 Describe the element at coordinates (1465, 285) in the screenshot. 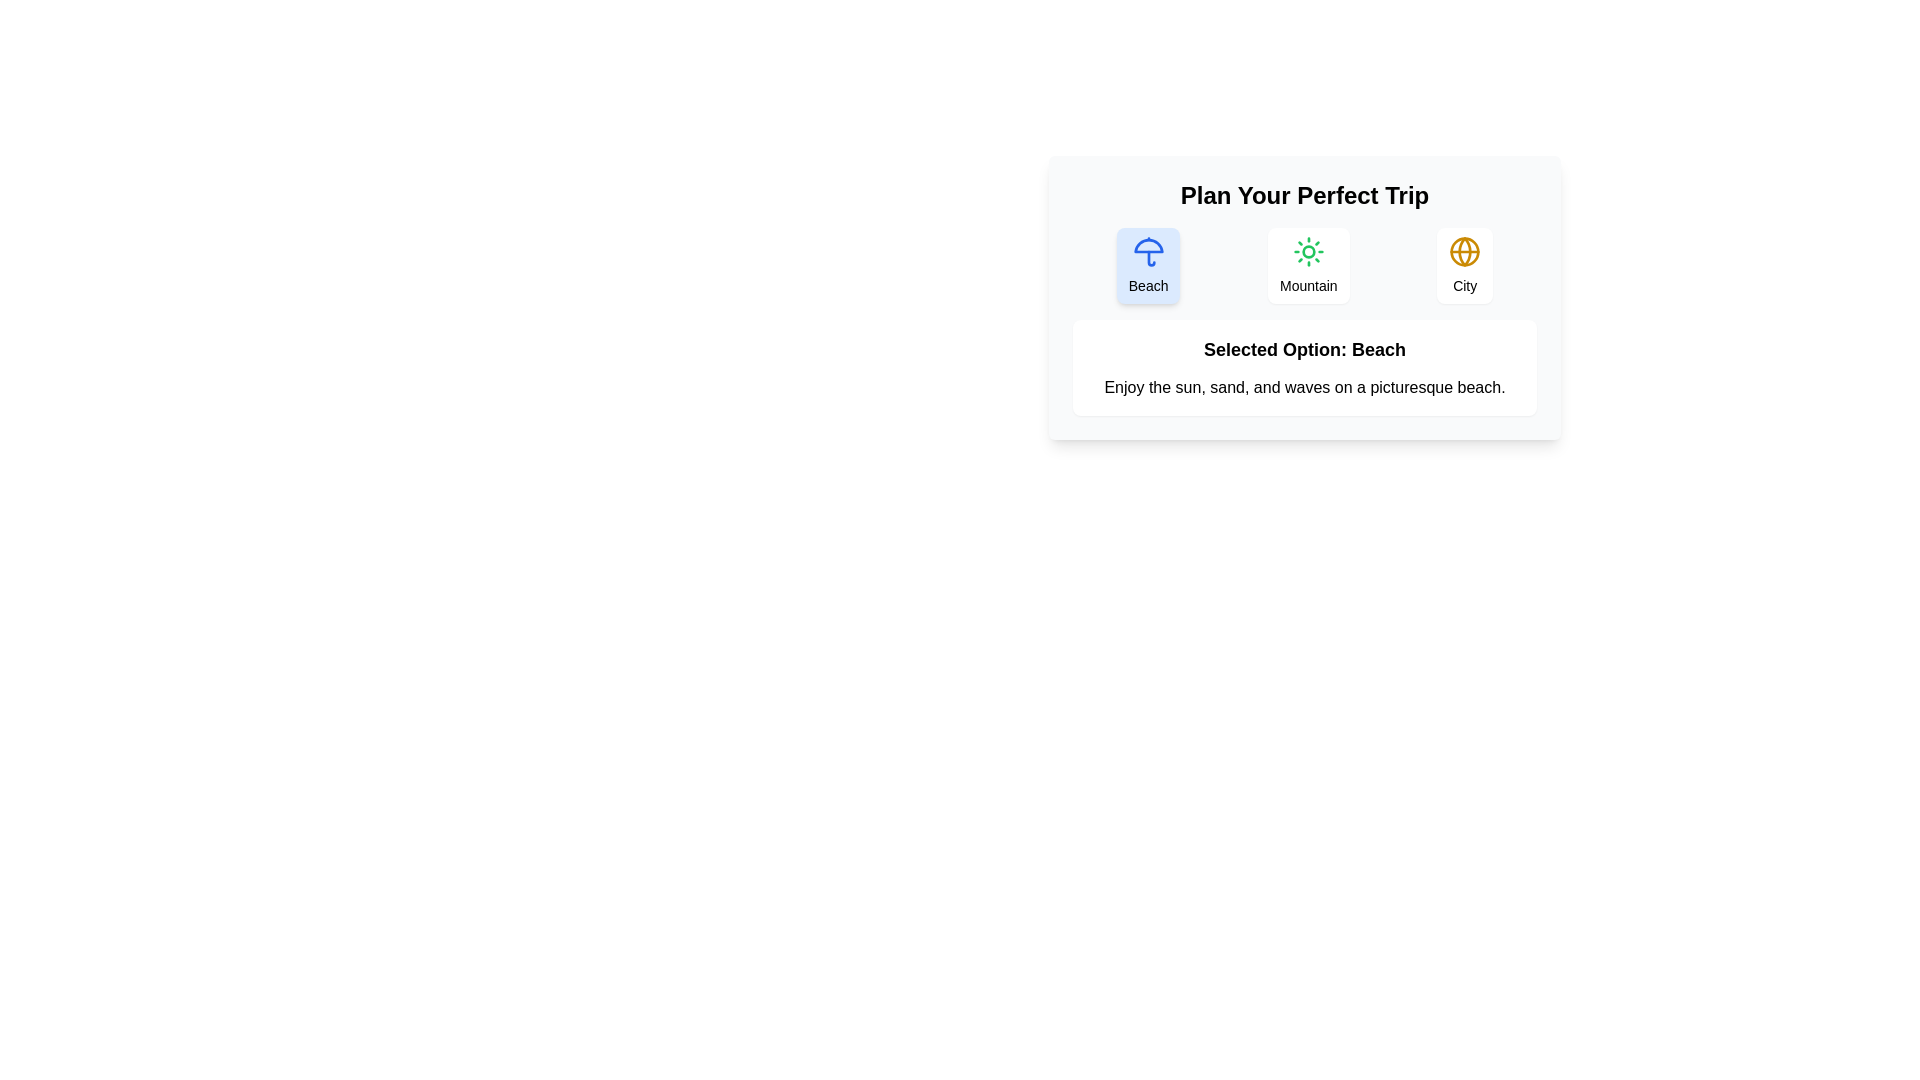

I see `the 'City' text label that indicates the selection option within the horizontal arrangement of three options beneath the heading 'Plan Your Perfect Trip.'` at that location.